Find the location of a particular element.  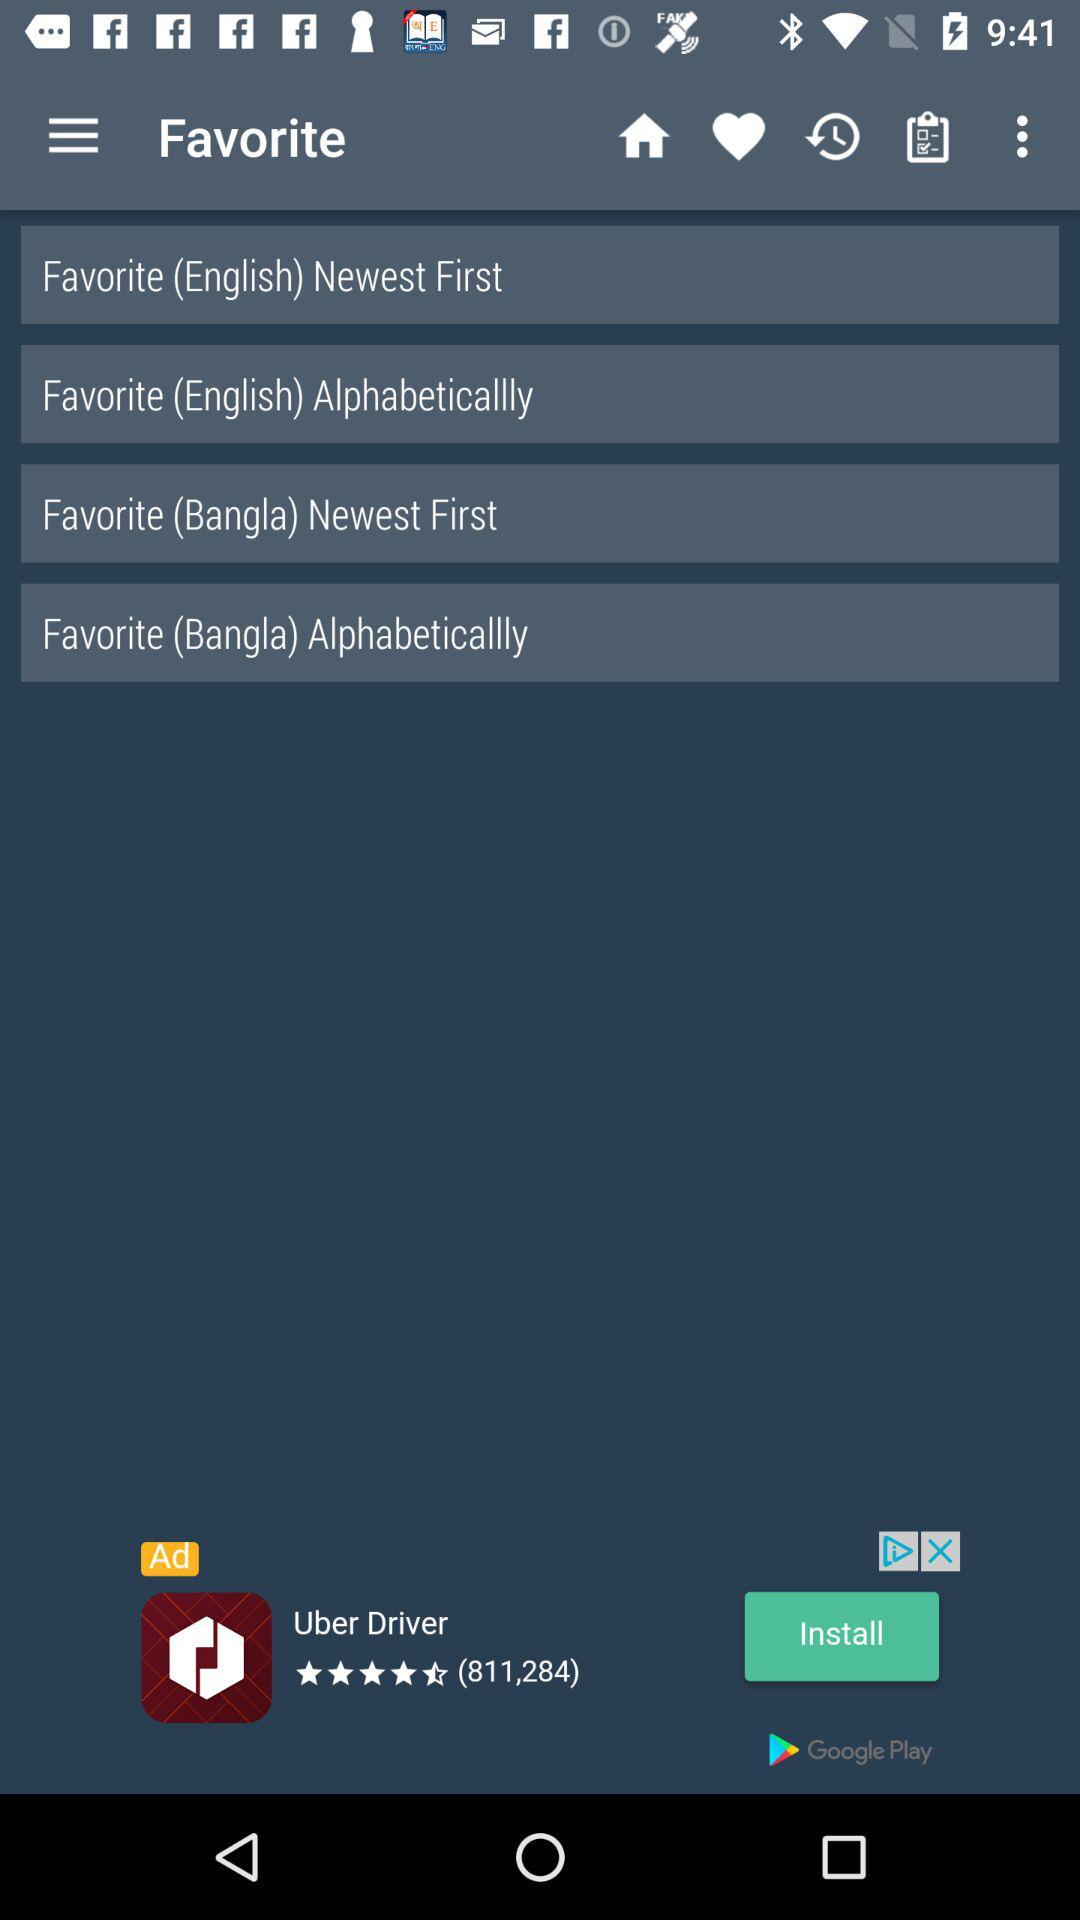

advertisement is located at coordinates (540, 1662).